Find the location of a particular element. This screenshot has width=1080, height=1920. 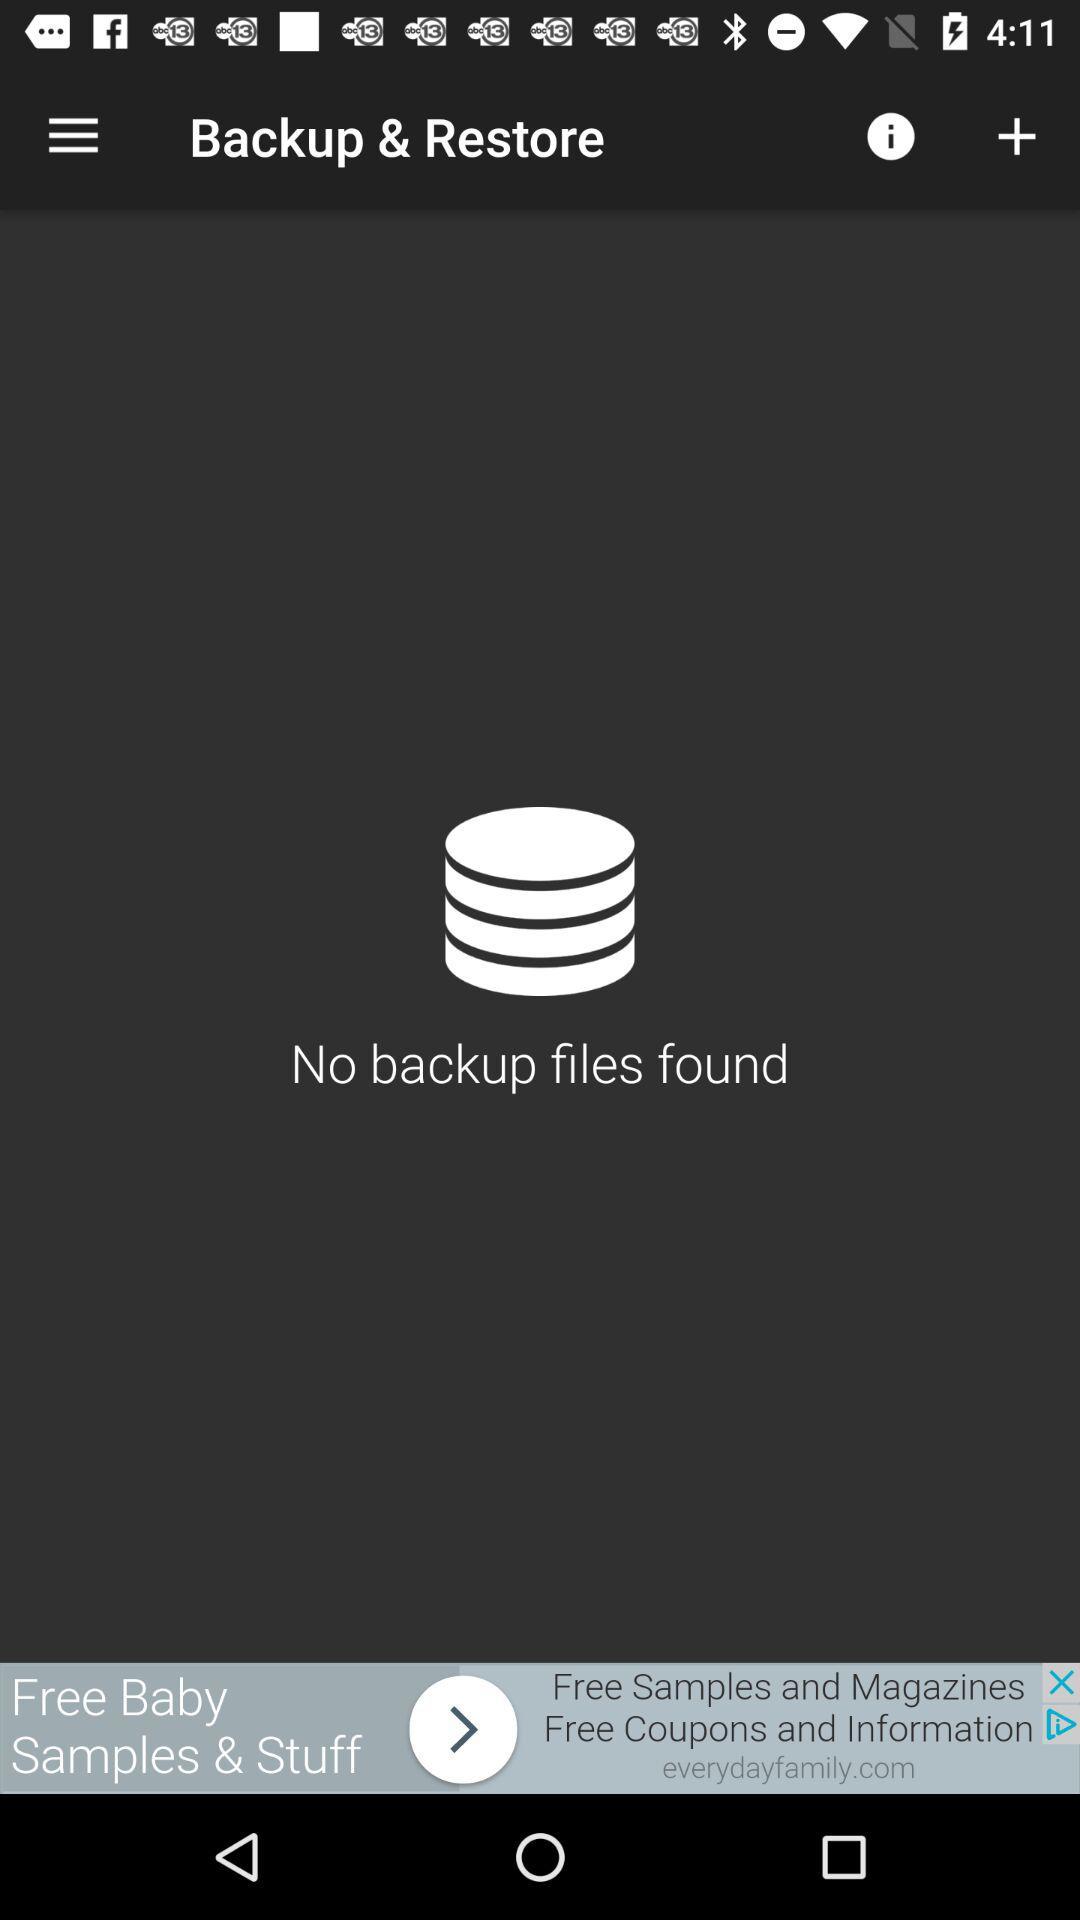

more information about an advertisement is located at coordinates (540, 1727).